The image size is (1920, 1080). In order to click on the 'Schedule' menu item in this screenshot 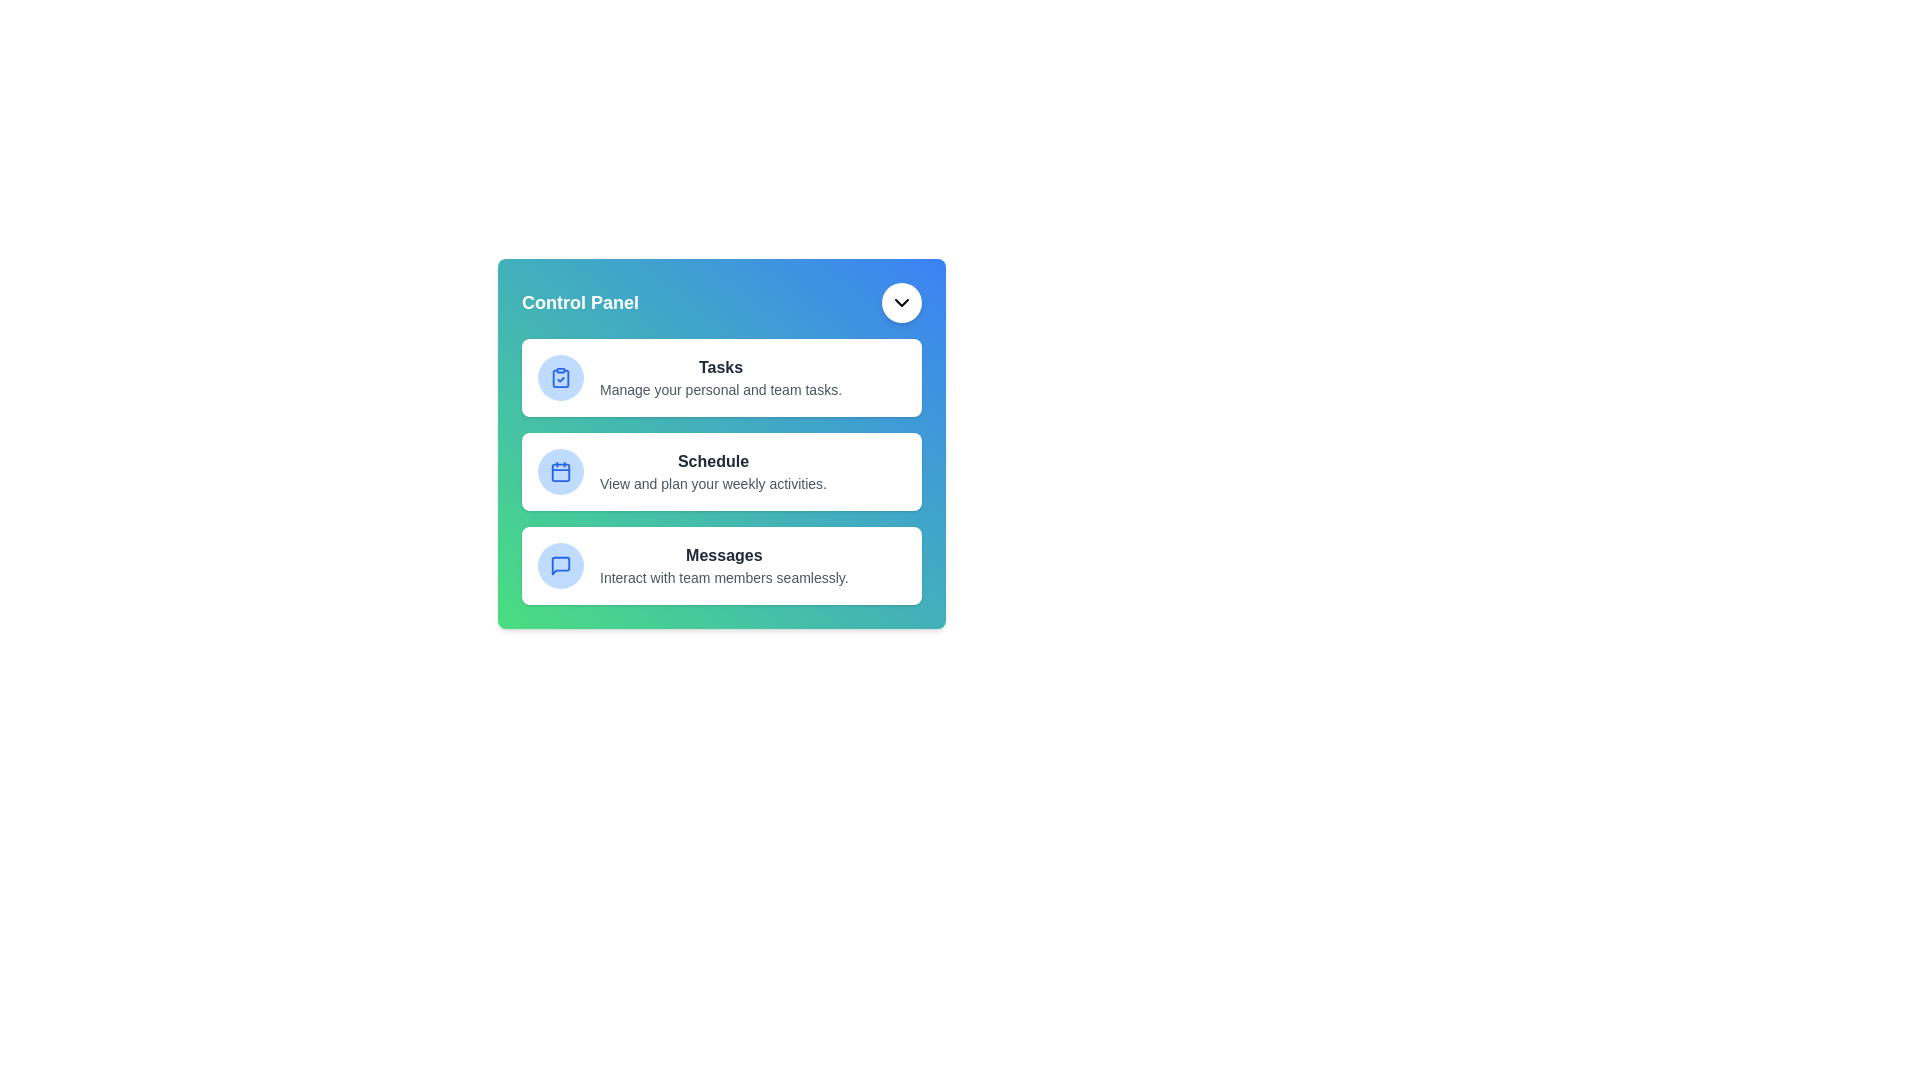, I will do `click(720, 471)`.